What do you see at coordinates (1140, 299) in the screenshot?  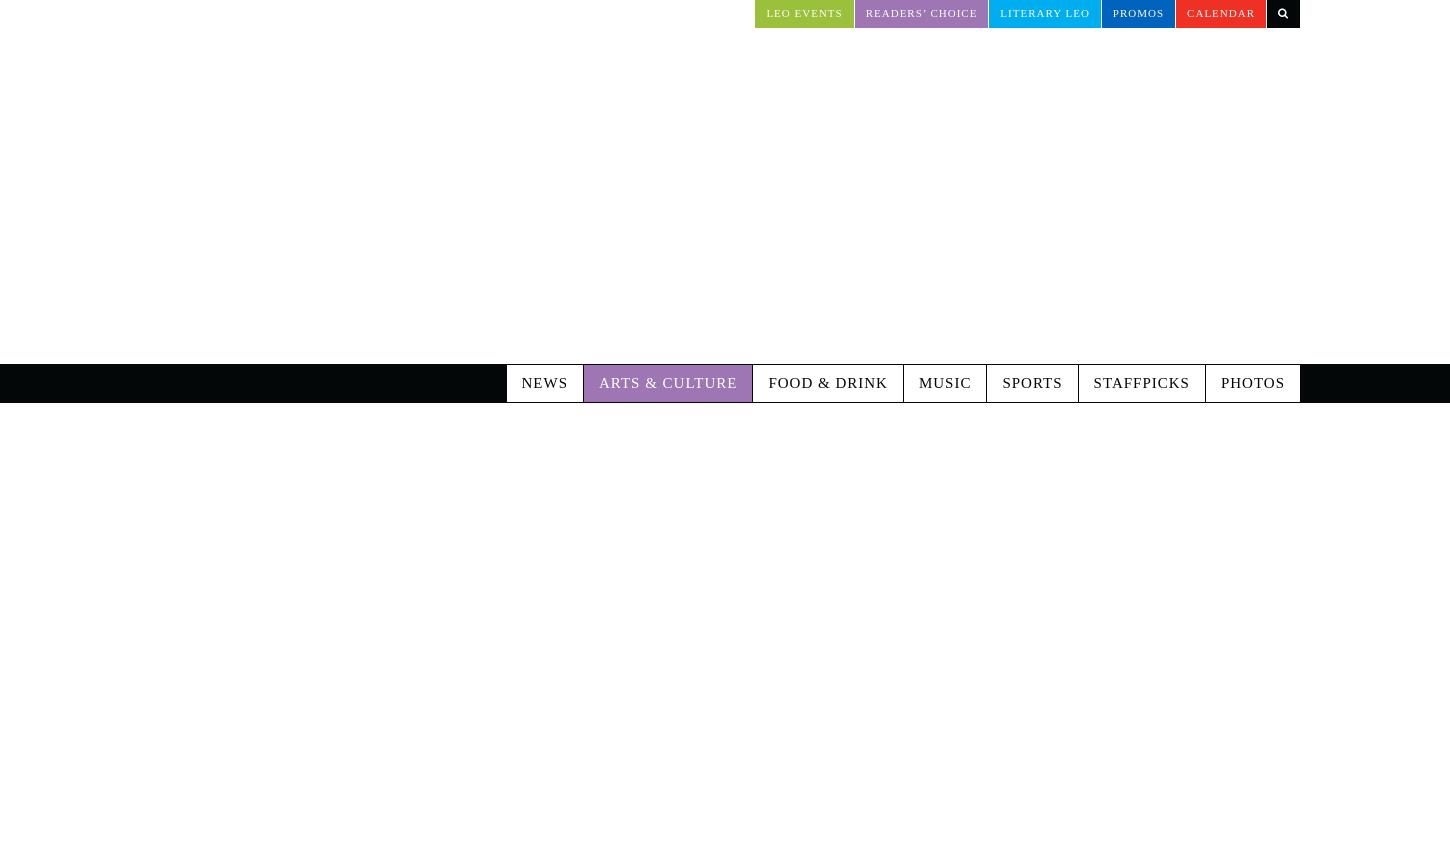 I see `'Staffpicks'` at bounding box center [1140, 299].